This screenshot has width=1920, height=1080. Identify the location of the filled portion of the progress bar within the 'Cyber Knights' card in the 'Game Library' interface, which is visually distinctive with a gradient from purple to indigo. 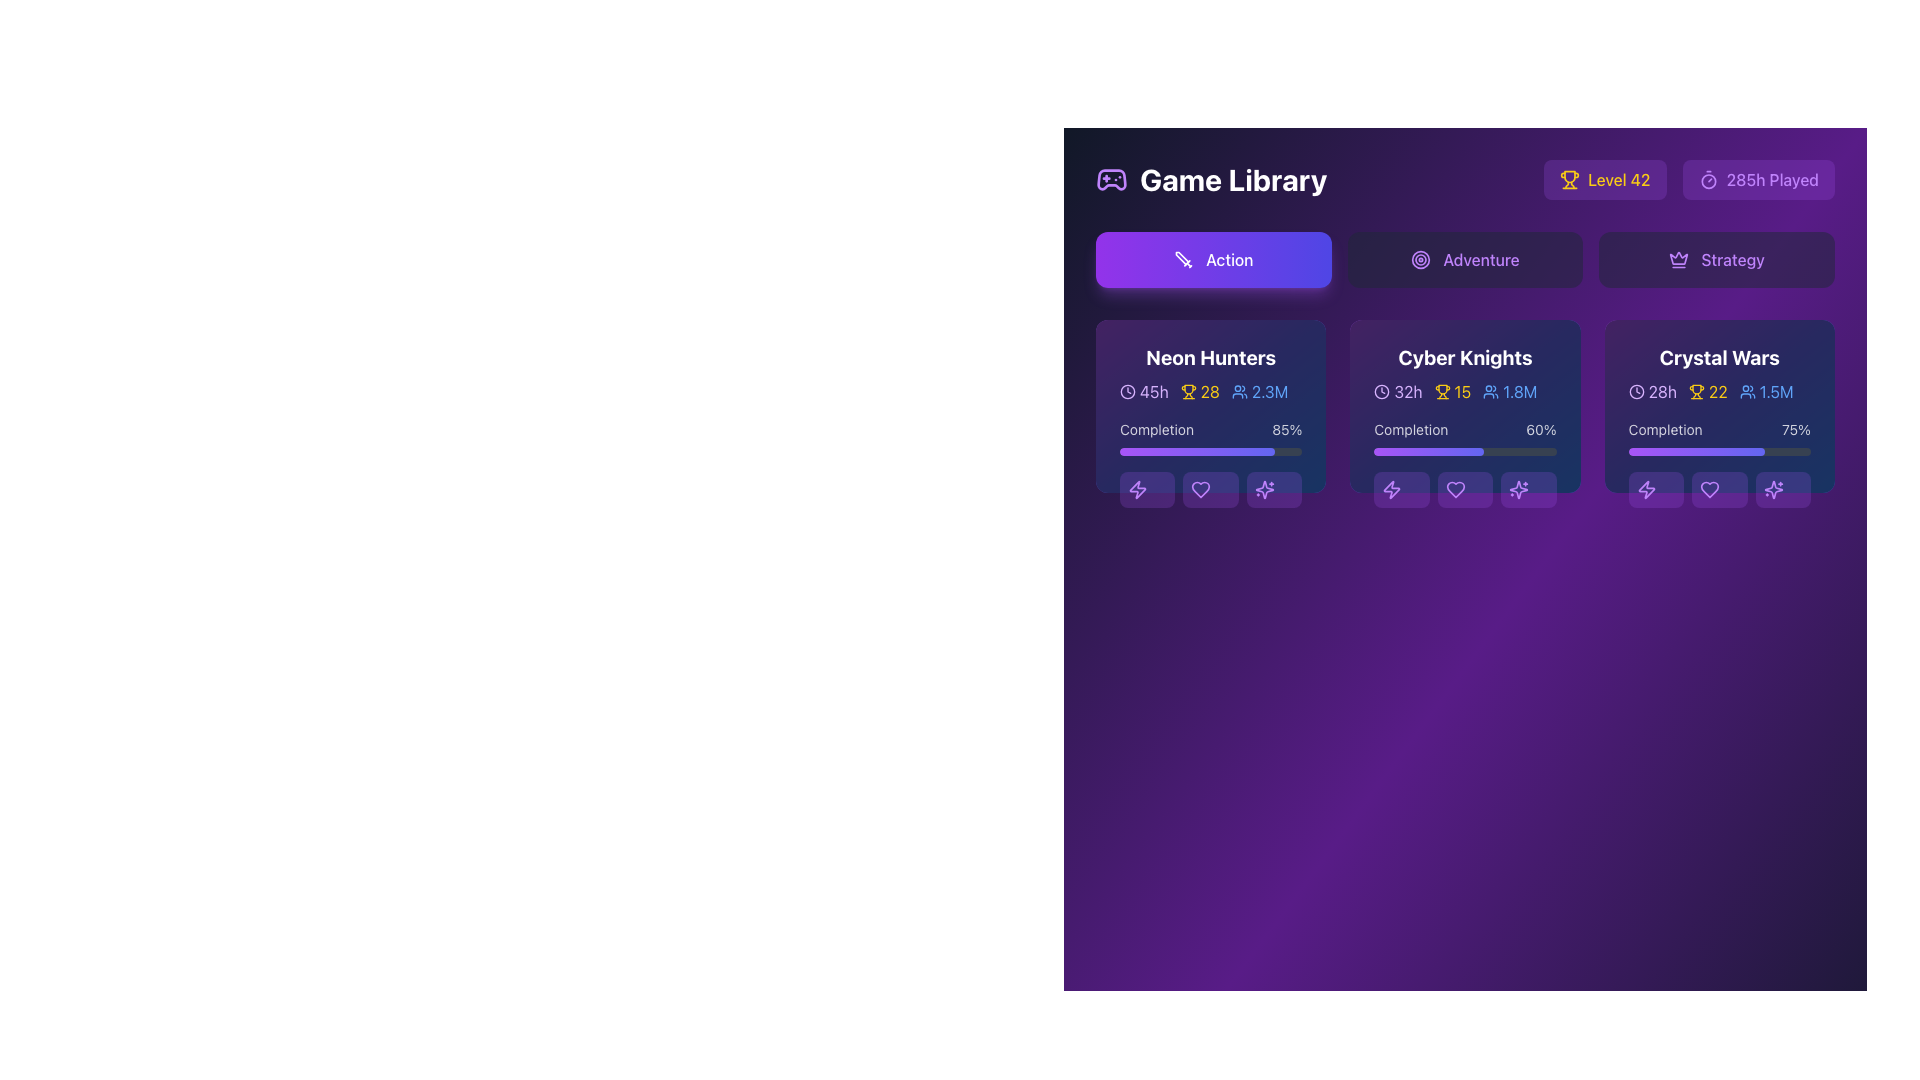
(1428, 451).